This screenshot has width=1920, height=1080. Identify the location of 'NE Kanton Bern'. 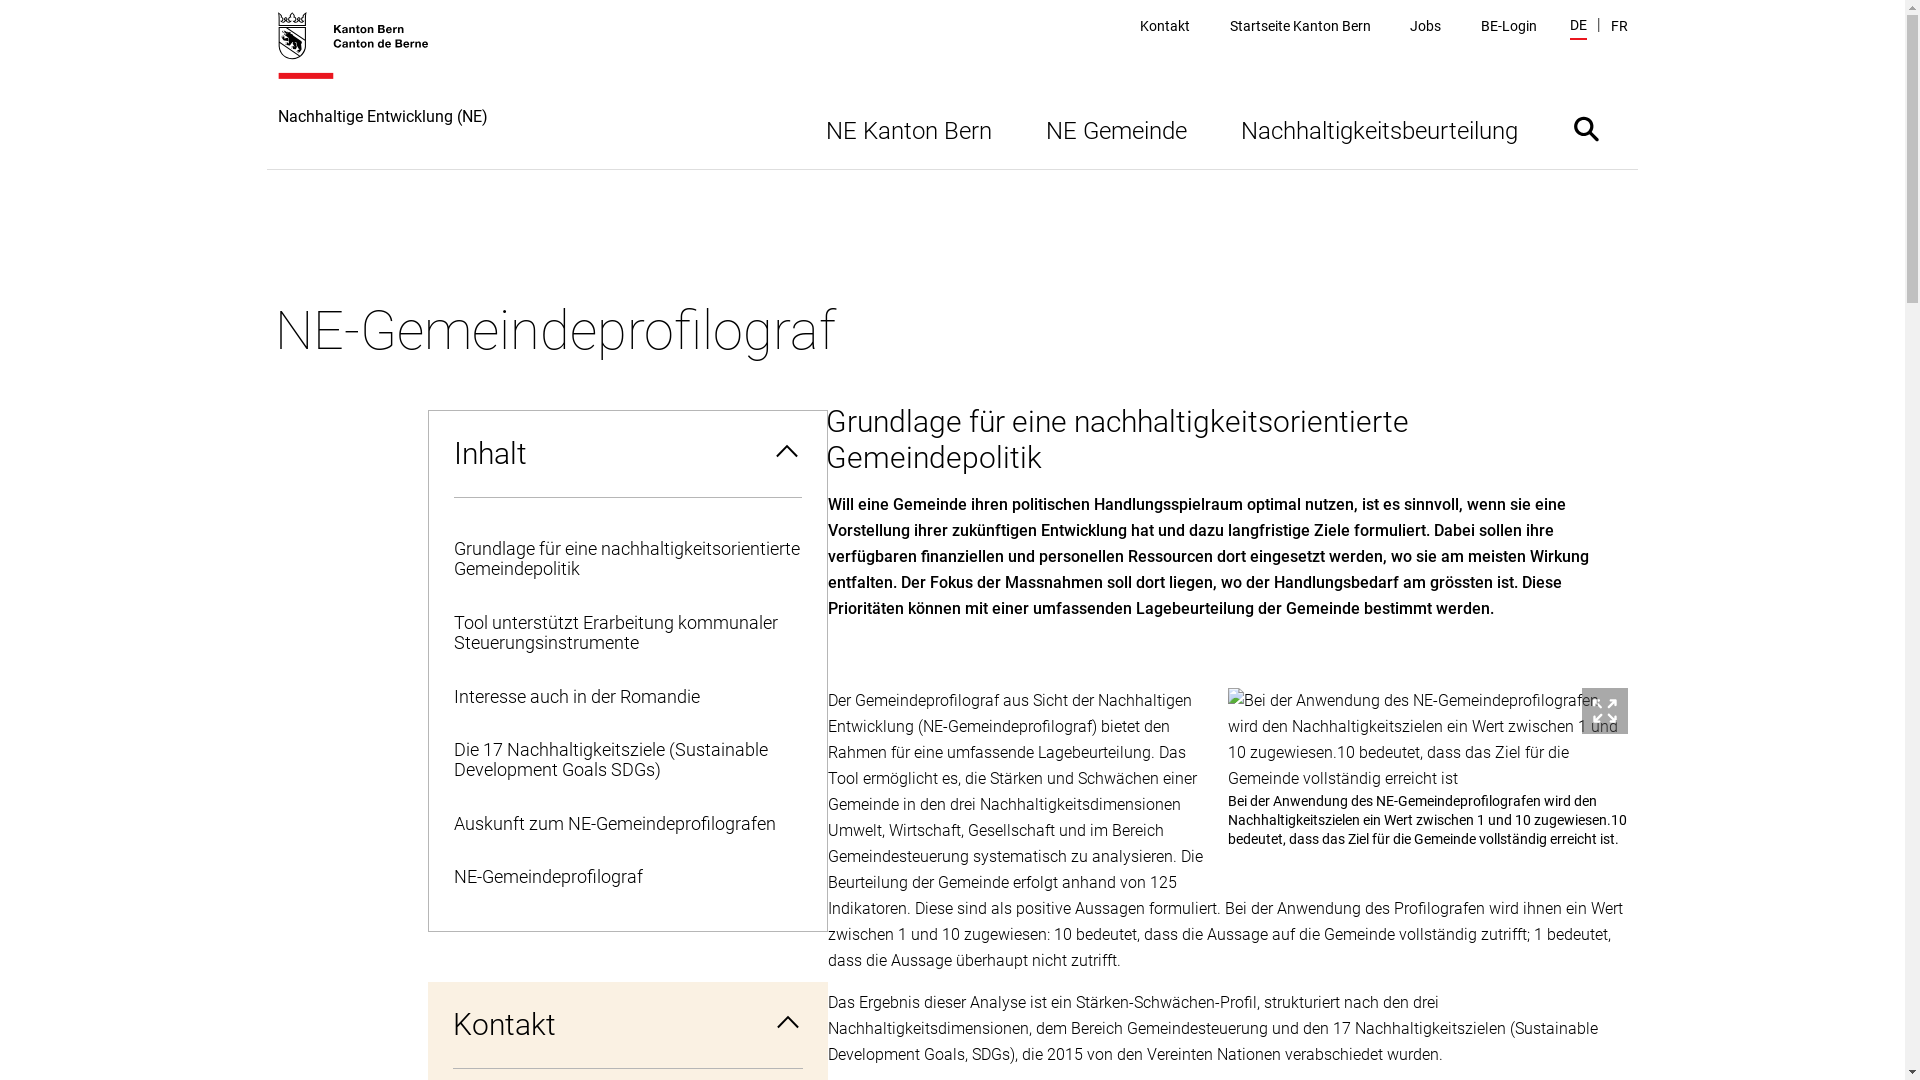
(906, 128).